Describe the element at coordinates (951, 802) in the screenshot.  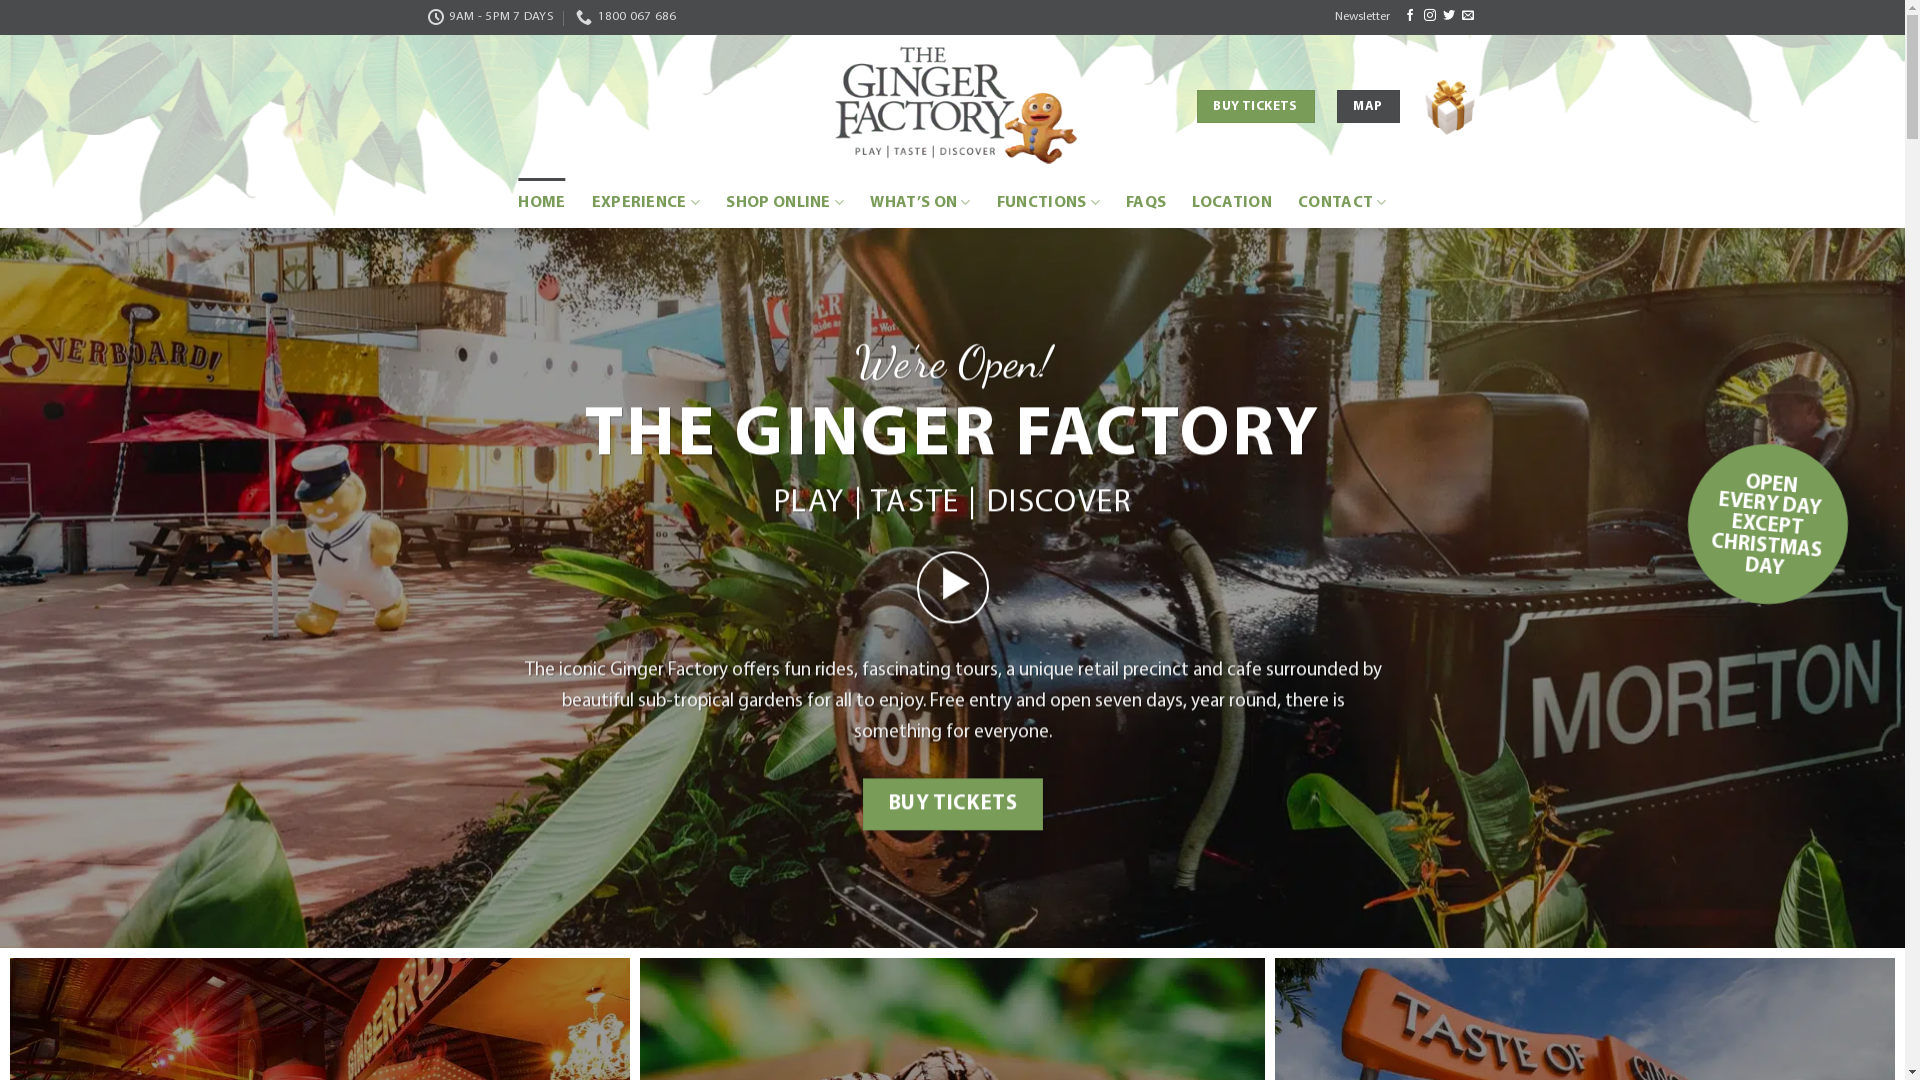
I see `'BUY TICKETS'` at that location.